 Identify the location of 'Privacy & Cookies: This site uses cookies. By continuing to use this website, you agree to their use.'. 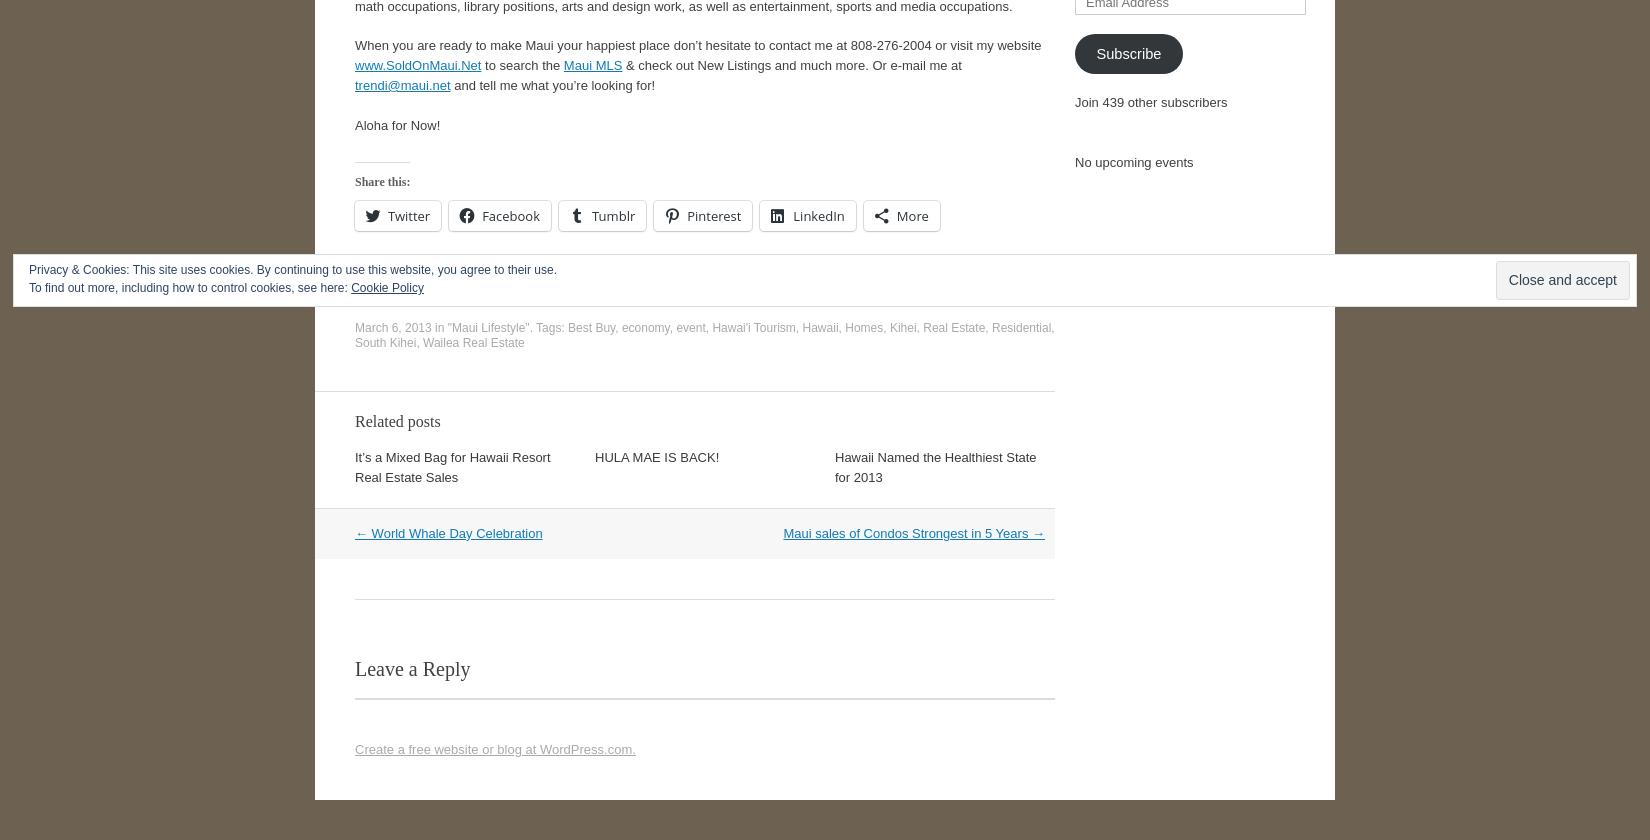
(293, 269).